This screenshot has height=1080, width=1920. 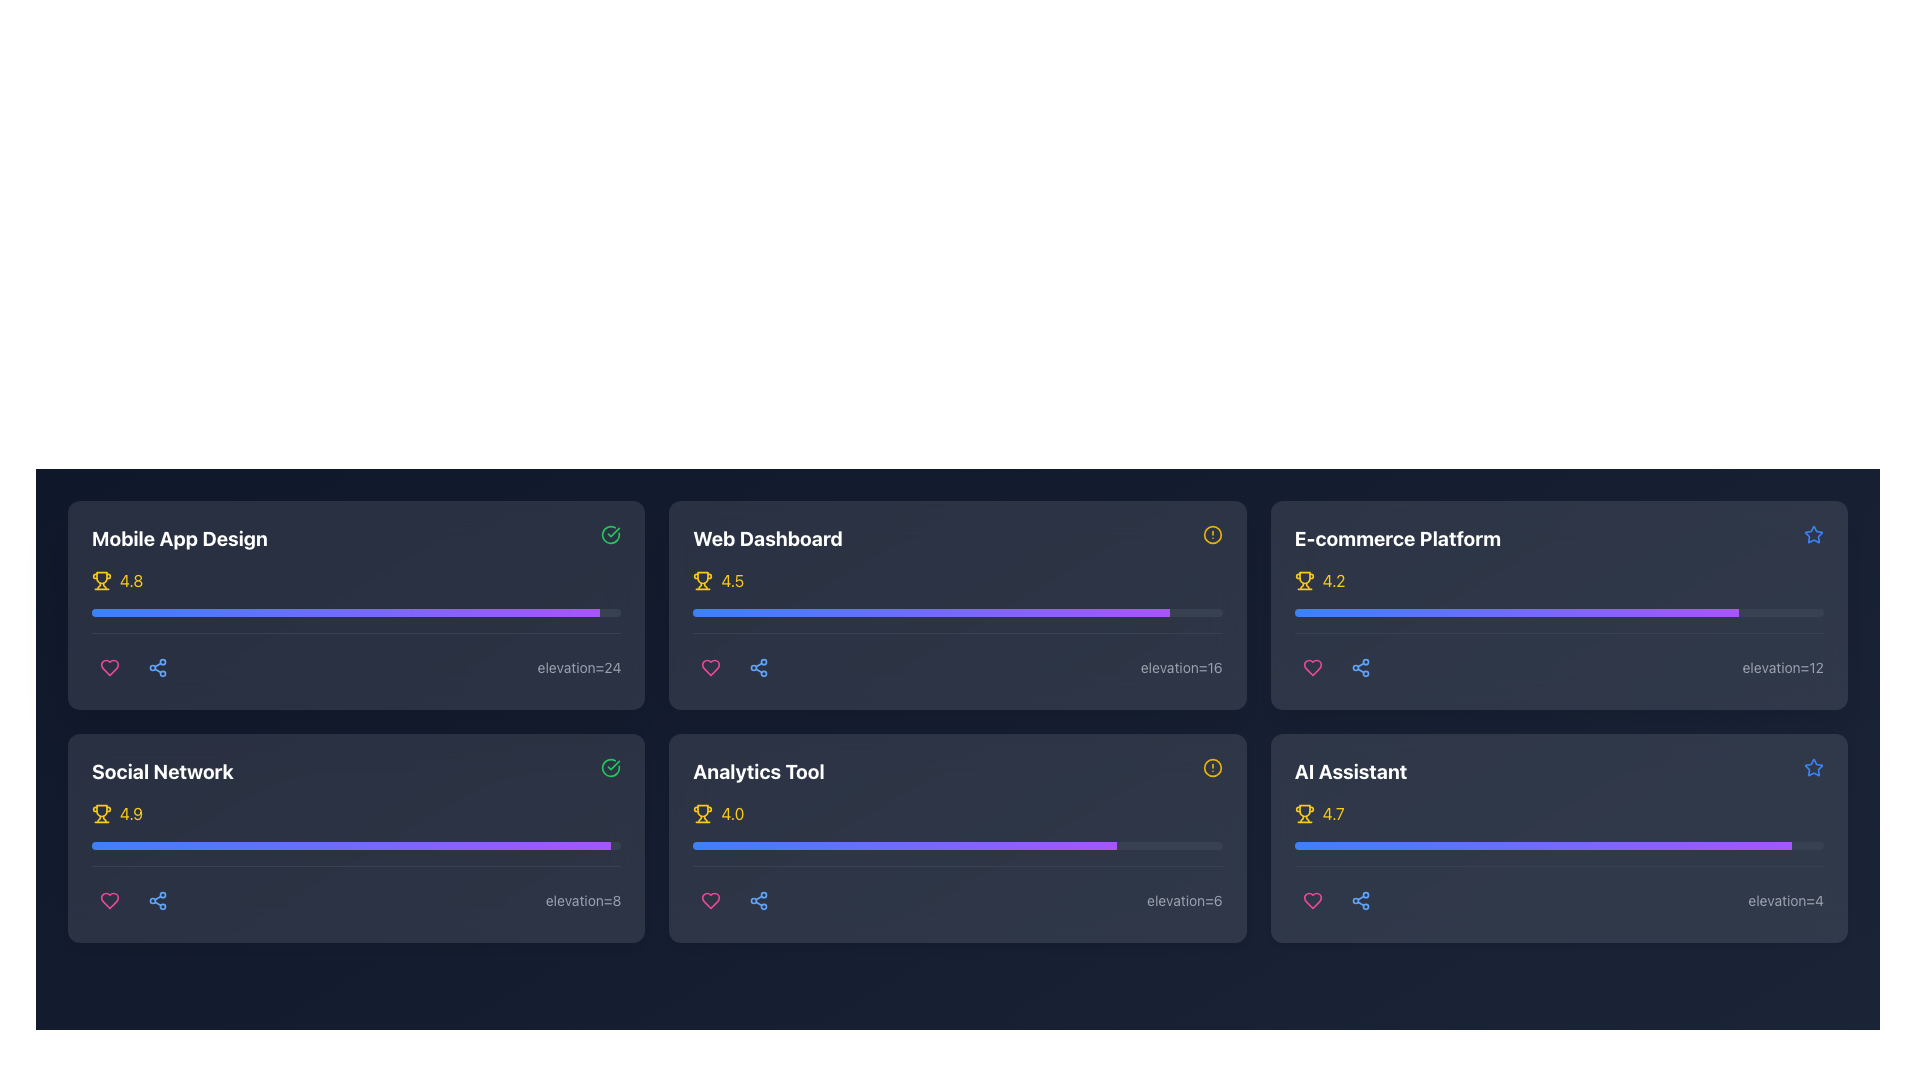 What do you see at coordinates (703, 578) in the screenshot?
I see `the award or achievement icon located in the upper left section of the 'Web Dashboard' card, adjacent to the rating score '4.5'` at bounding box center [703, 578].